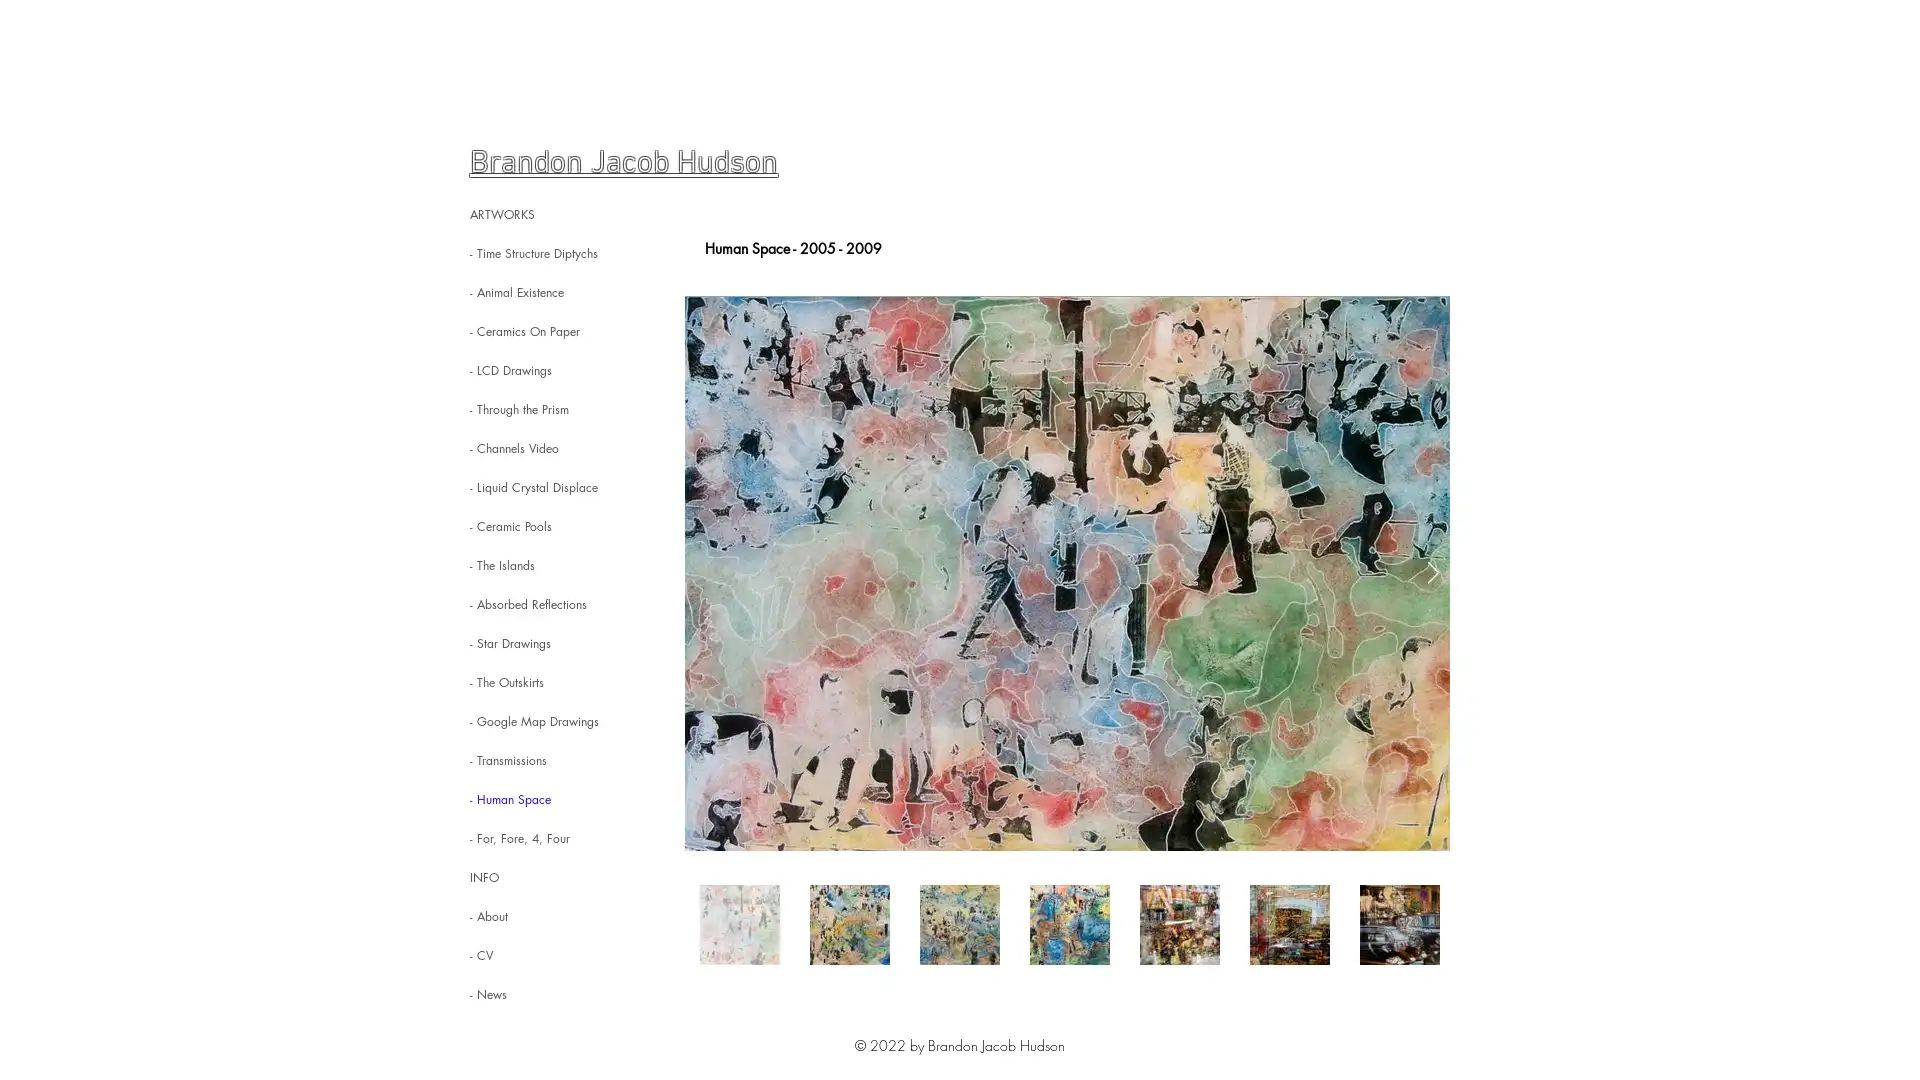 The height and width of the screenshot is (1080, 1920). Describe the element at coordinates (1432, 573) in the screenshot. I see `Next Item` at that location.